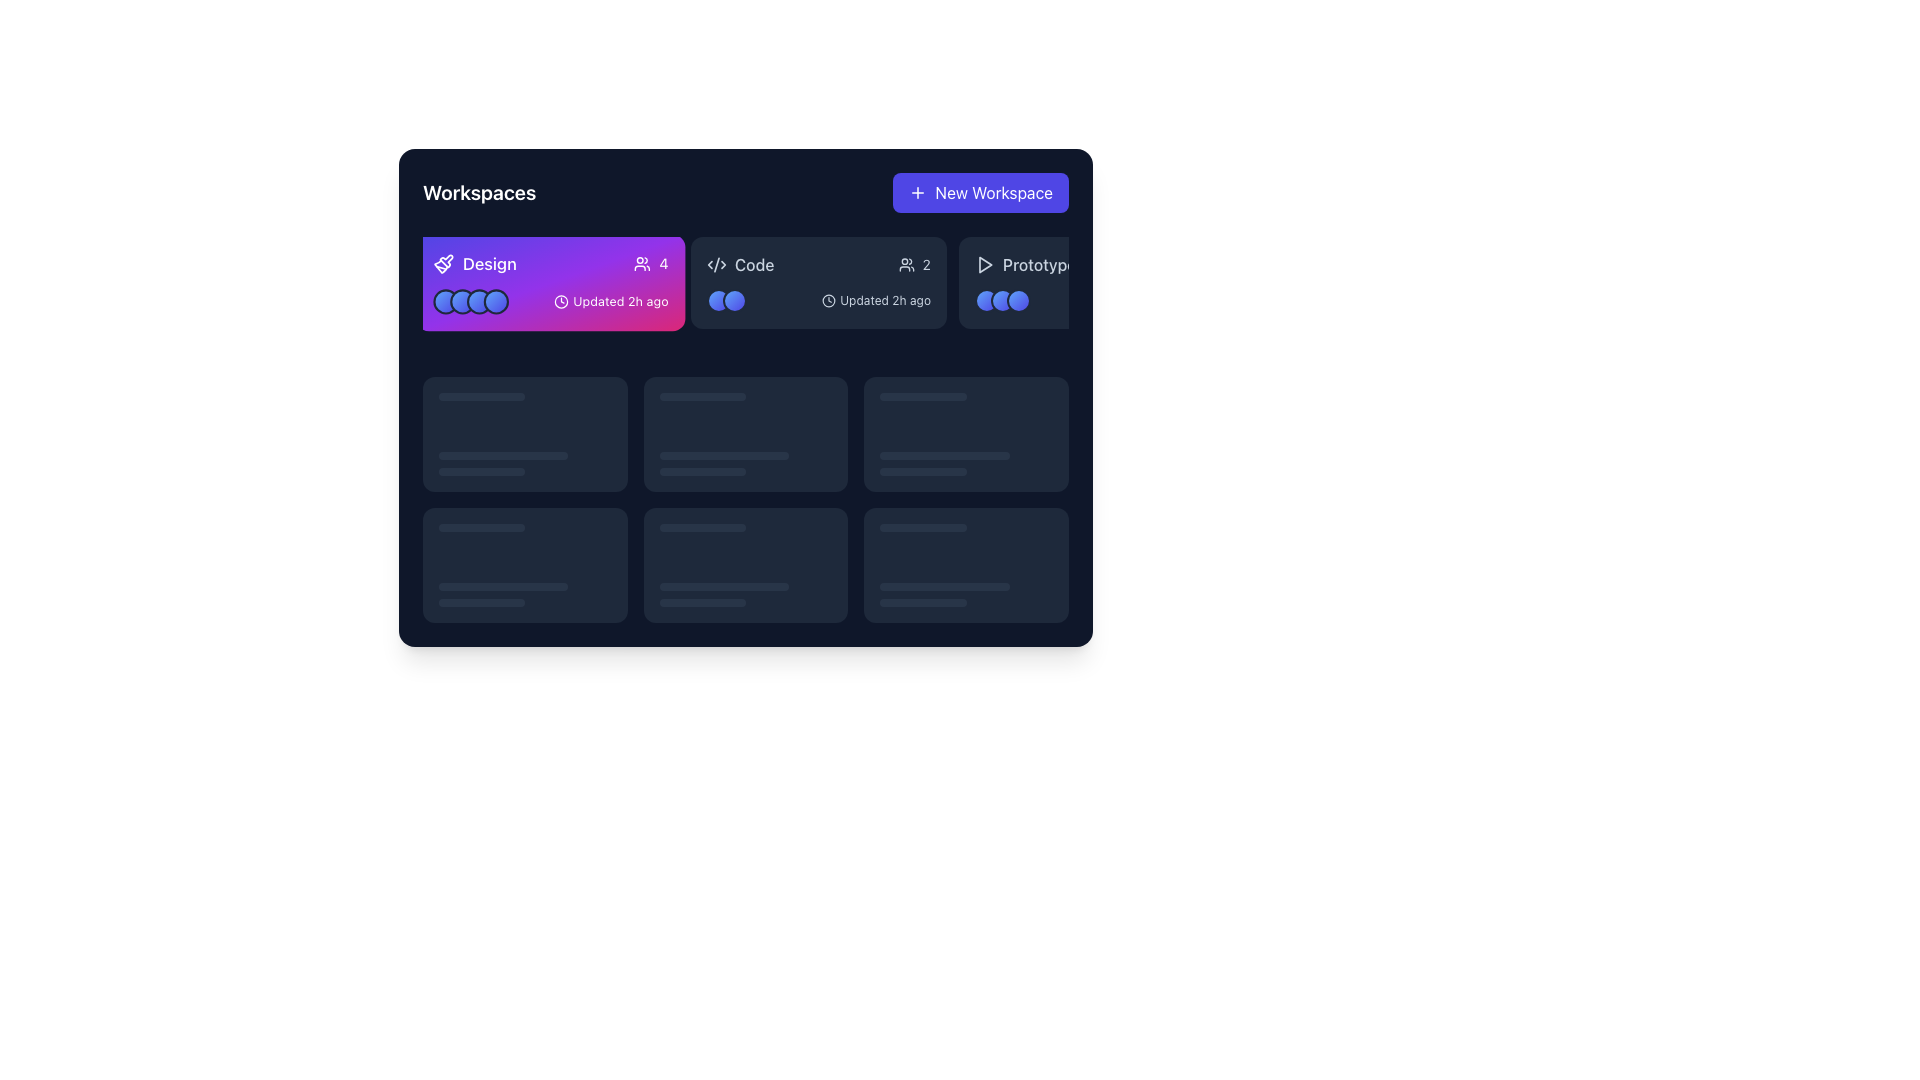 Image resolution: width=1920 pixels, height=1080 pixels. Describe the element at coordinates (496, 301) in the screenshot. I see `the fourth circular gradient-filled visual indicator or avatar placeholder, which transitions from blue to indigo, located in the 'Design' workspace` at that location.